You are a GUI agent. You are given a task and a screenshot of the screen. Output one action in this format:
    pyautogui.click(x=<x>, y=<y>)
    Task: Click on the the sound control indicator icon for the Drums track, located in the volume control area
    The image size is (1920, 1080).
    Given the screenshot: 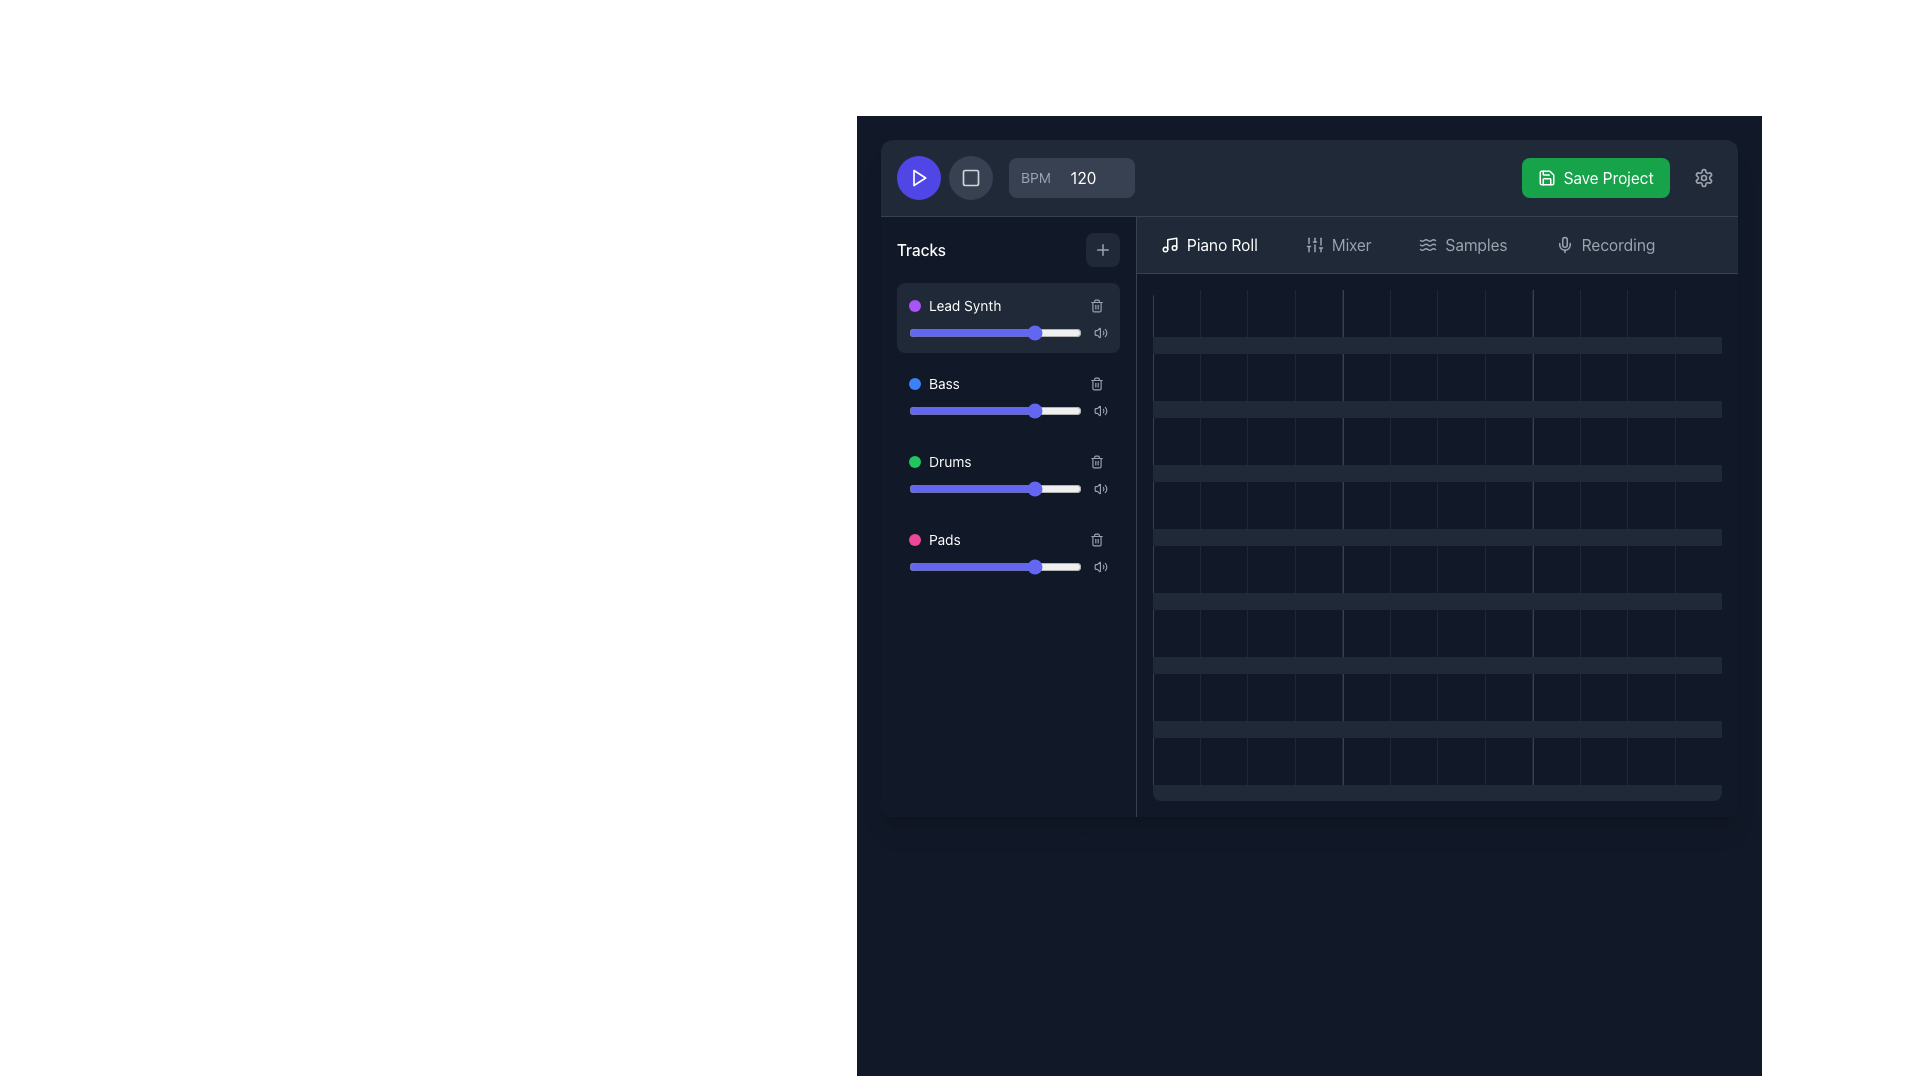 What is the action you would take?
    pyautogui.click(x=1096, y=489)
    